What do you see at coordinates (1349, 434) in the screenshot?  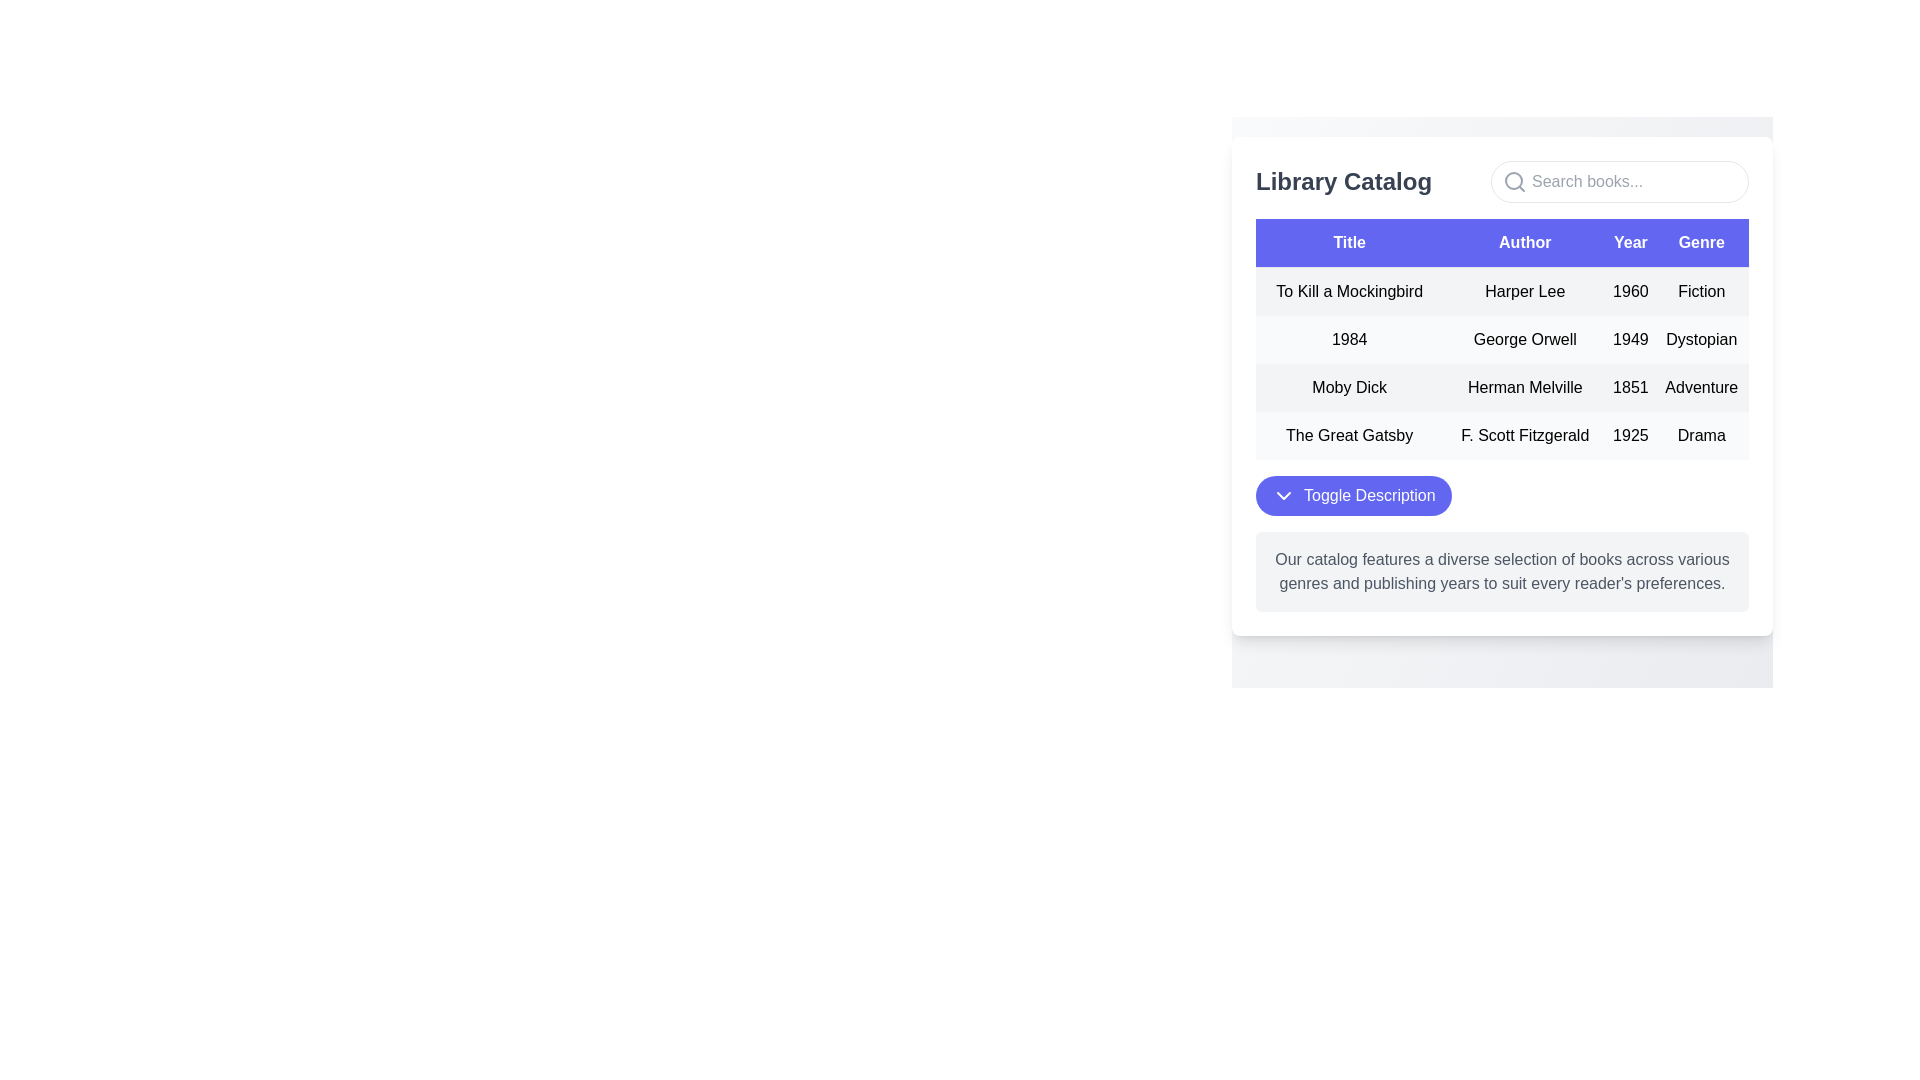 I see `the title of the book in the Library Catalog section, located in the fourth row under the 'Title' column` at bounding box center [1349, 434].